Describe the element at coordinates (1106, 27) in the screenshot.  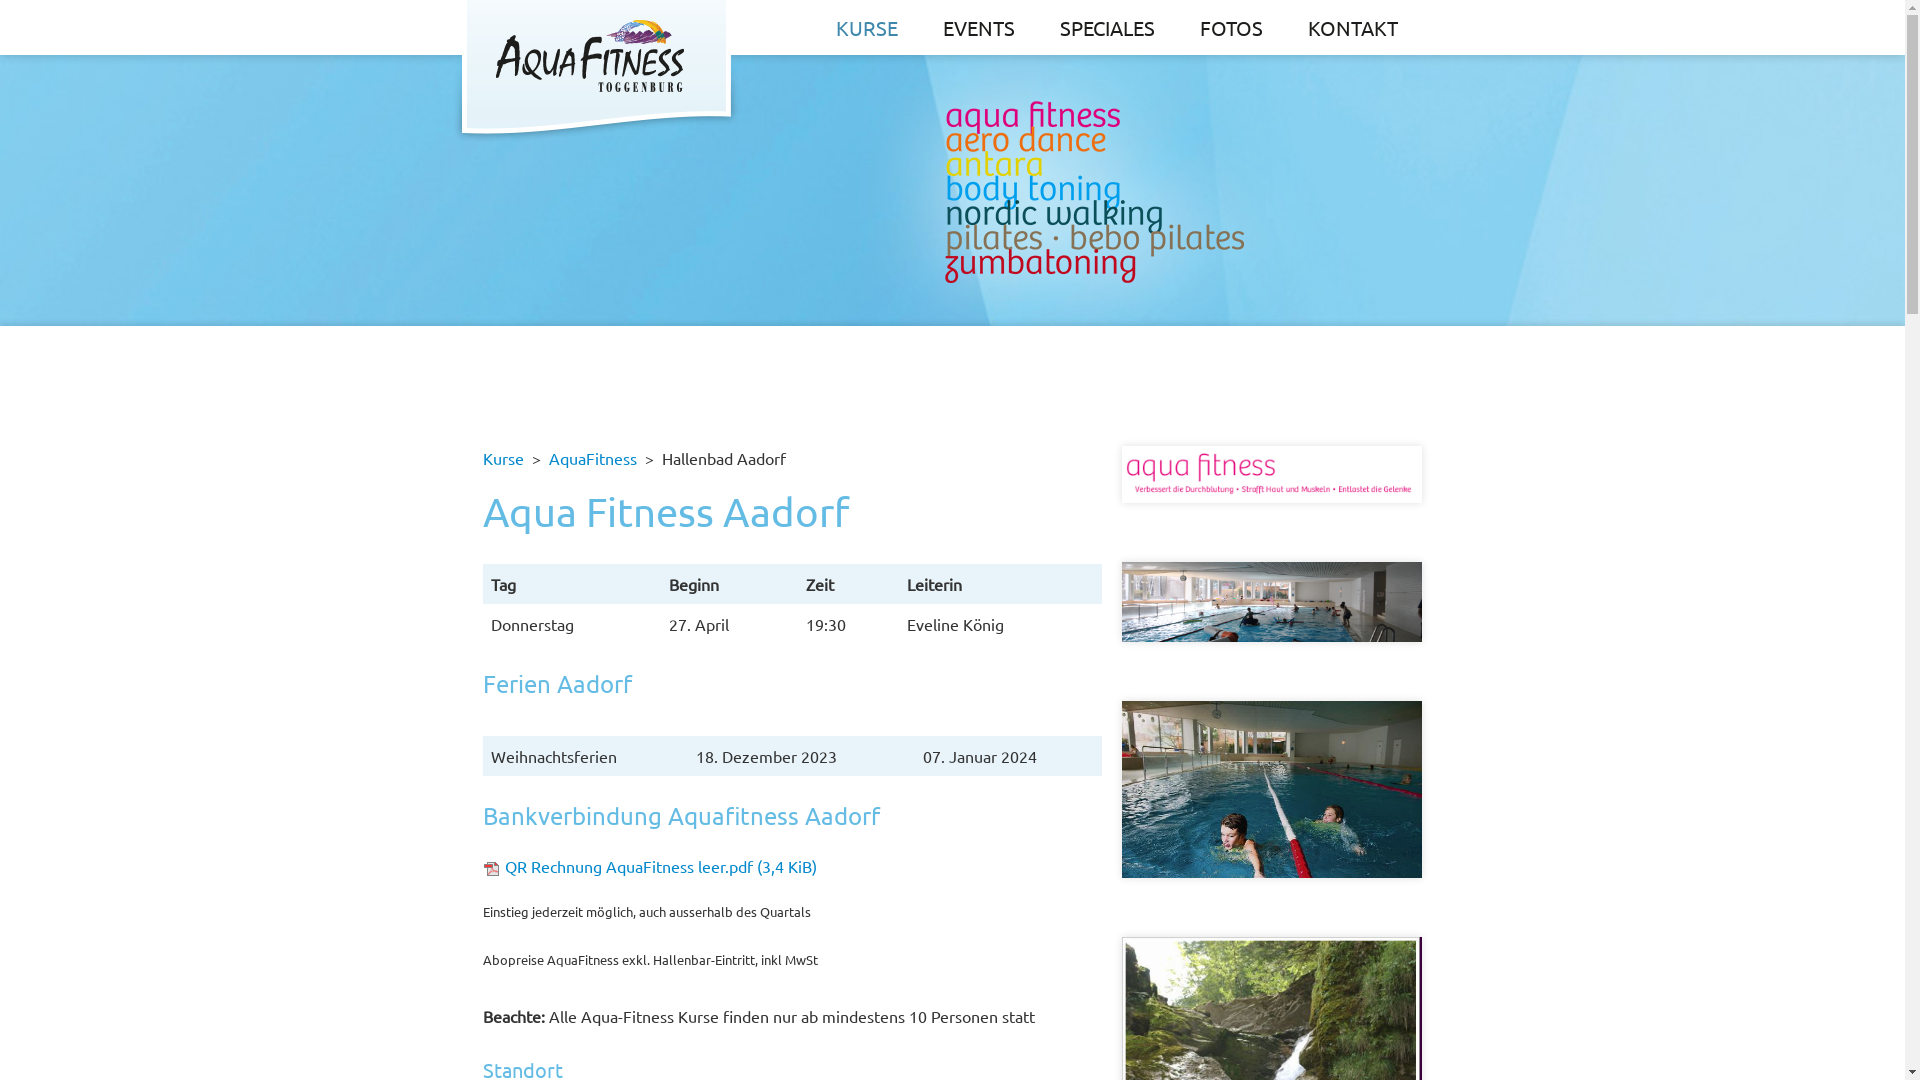
I see `'SPECIALES'` at that location.